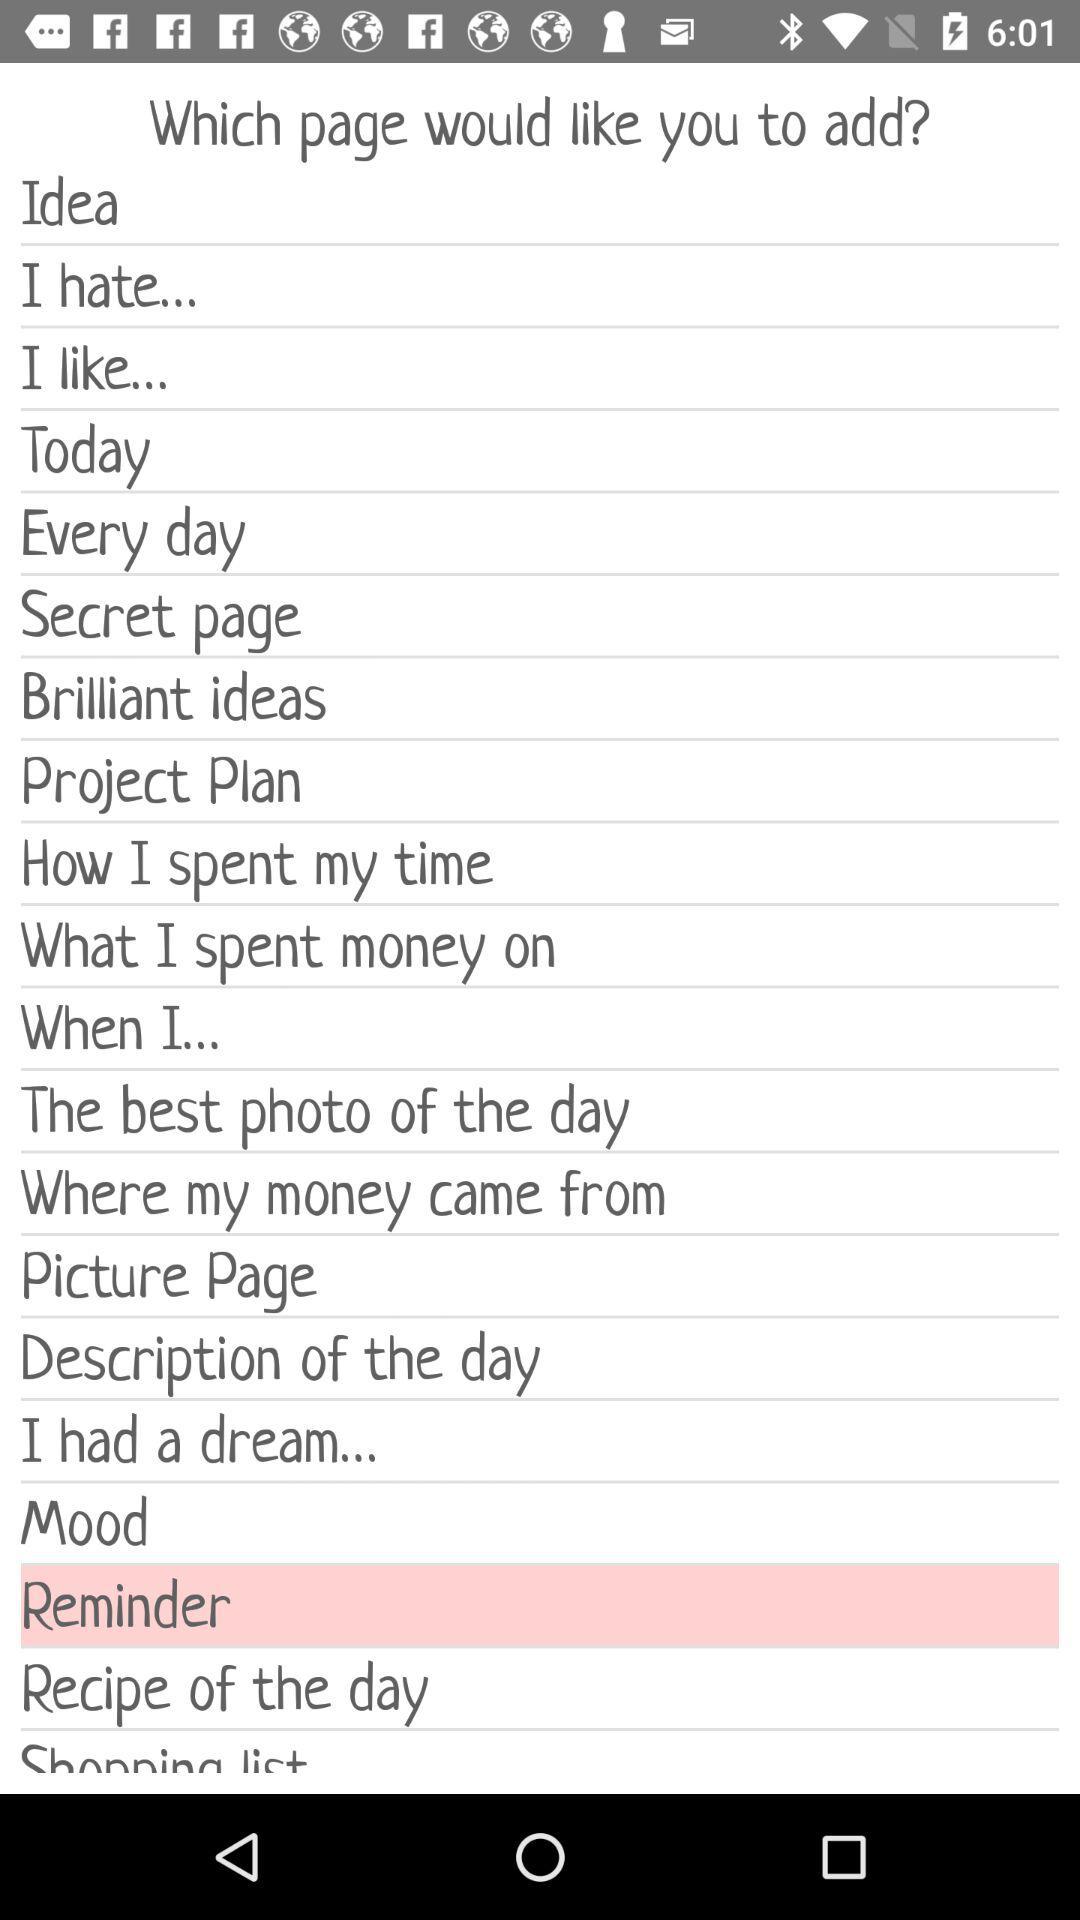 This screenshot has width=1080, height=1920. I want to click on secret page icon, so click(540, 614).